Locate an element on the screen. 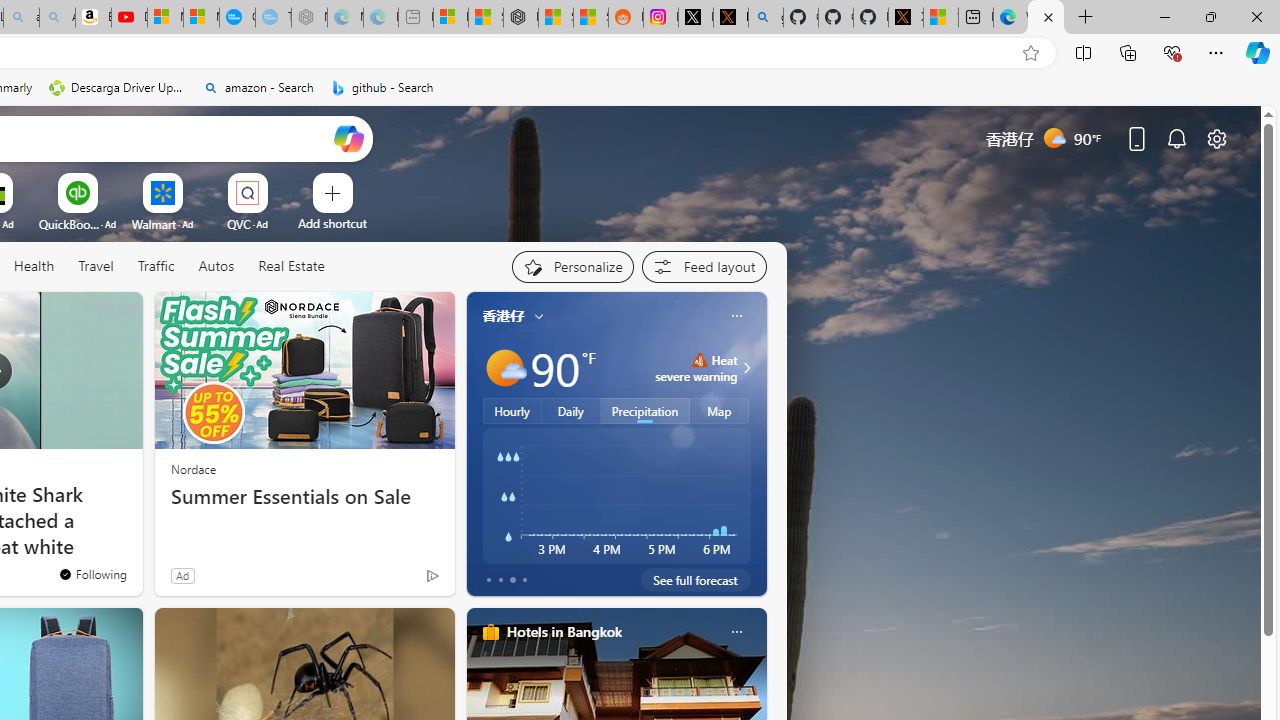 This screenshot has width=1280, height=720. 'Welcome to Microsoft Edge' is located at coordinates (1011, 17).